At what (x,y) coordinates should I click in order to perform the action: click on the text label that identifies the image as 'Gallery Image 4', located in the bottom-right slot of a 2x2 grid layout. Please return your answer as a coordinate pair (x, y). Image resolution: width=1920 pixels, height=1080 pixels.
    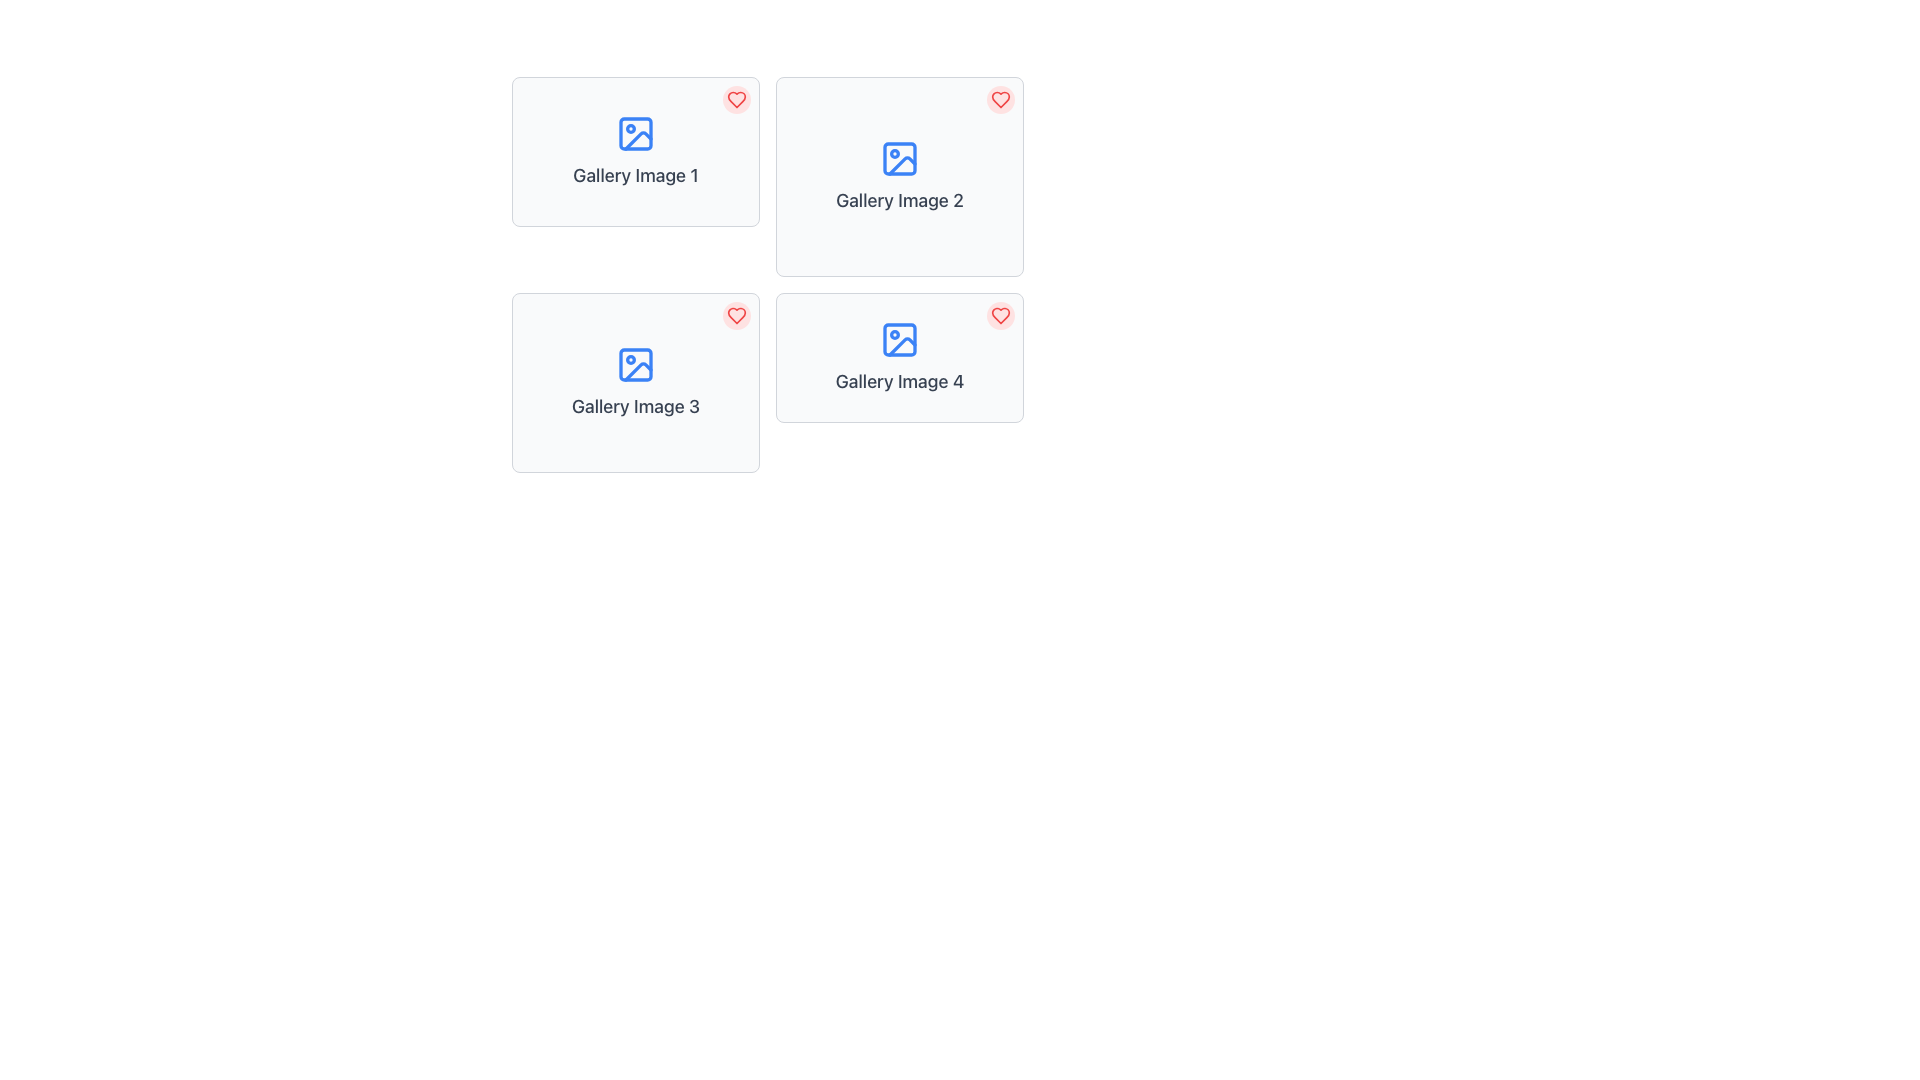
    Looking at the image, I should click on (899, 381).